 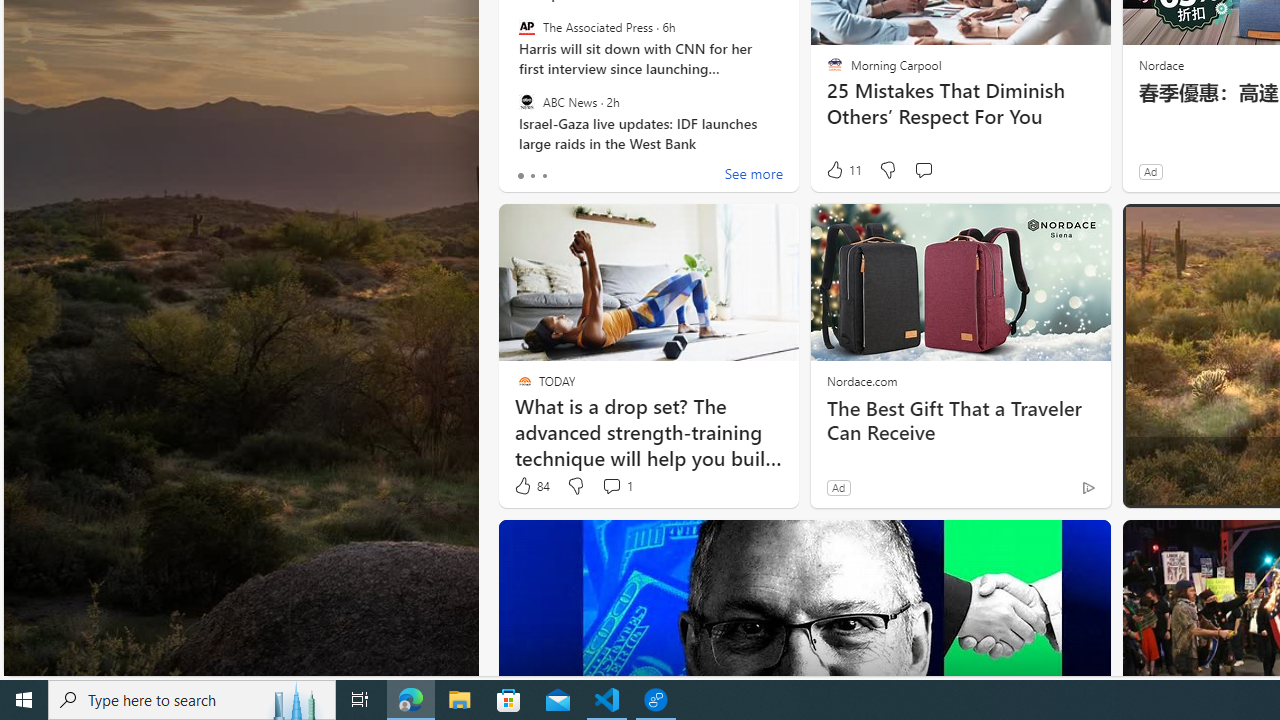 What do you see at coordinates (922, 169) in the screenshot?
I see `'Start the conversation'` at bounding box center [922, 169].